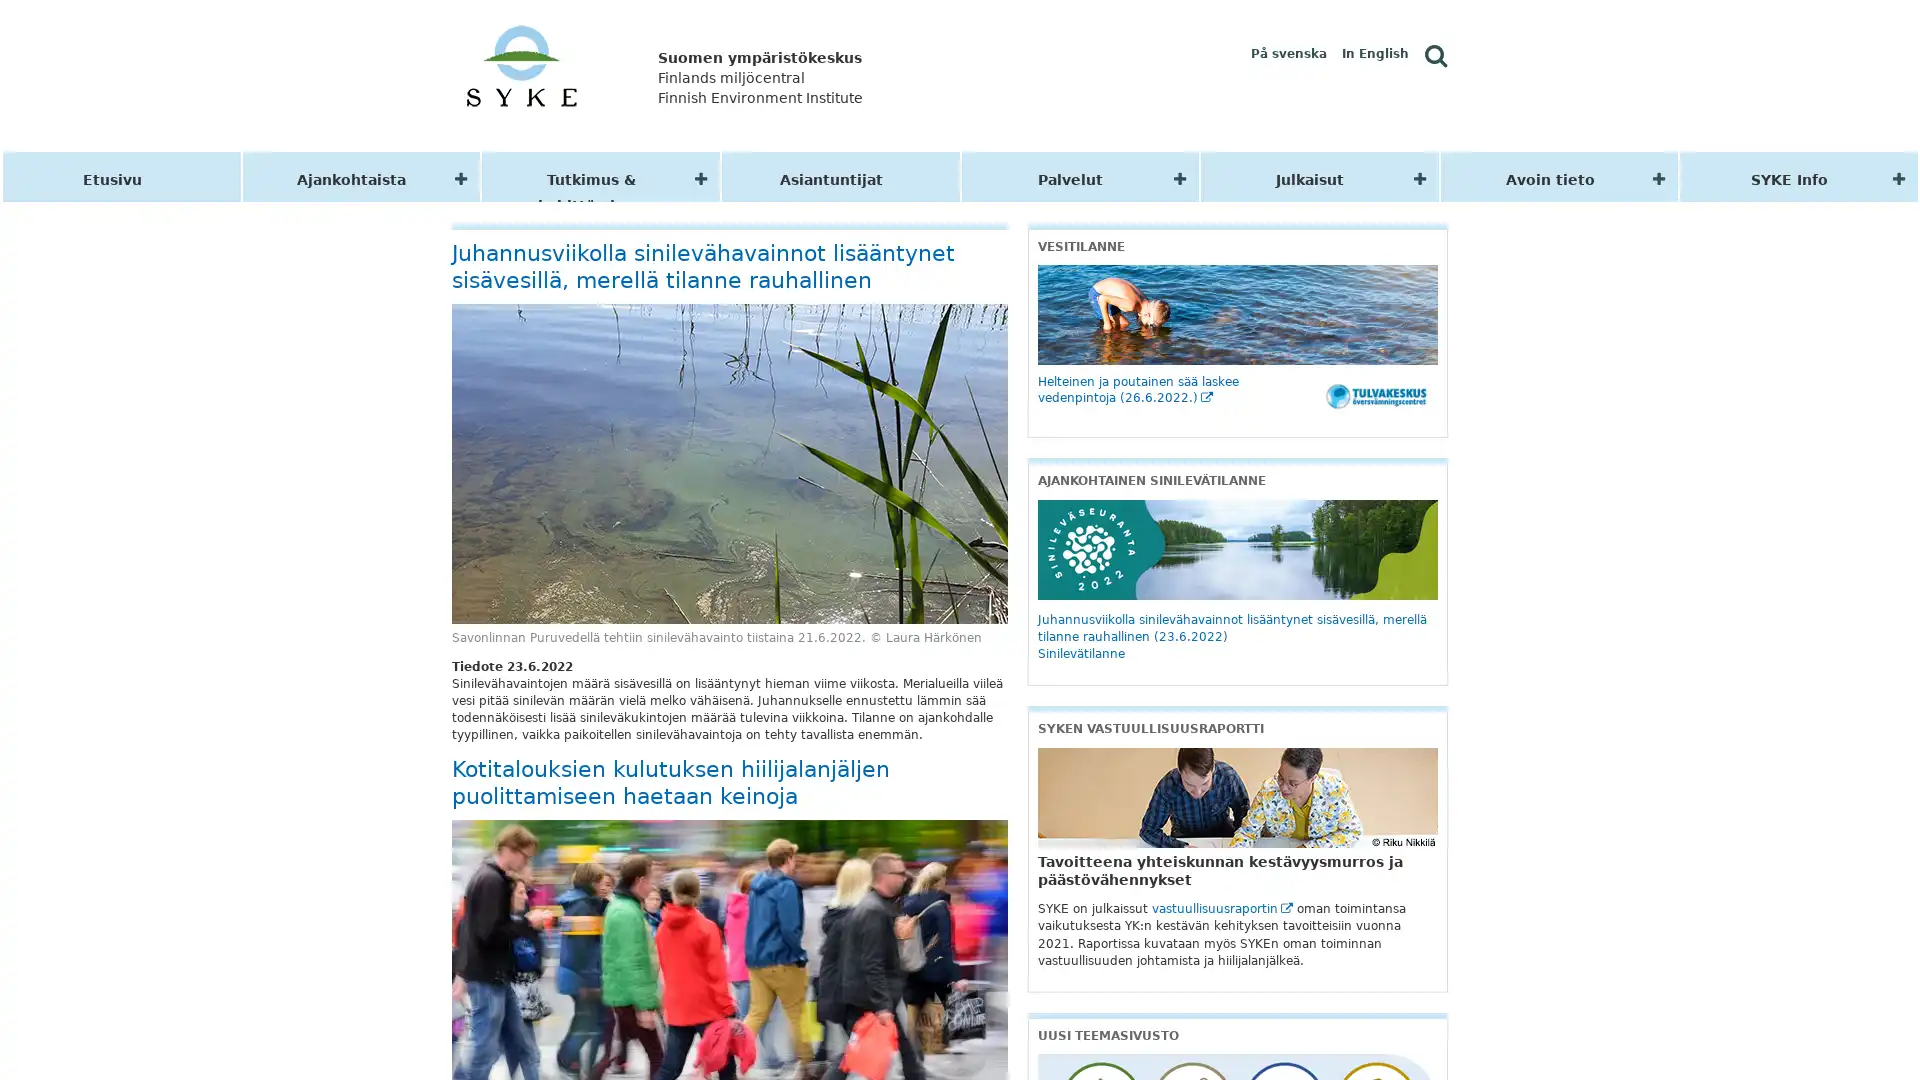 The image size is (1920, 1080). Describe the element at coordinates (1434, 55) in the screenshot. I see `Hae` at that location.